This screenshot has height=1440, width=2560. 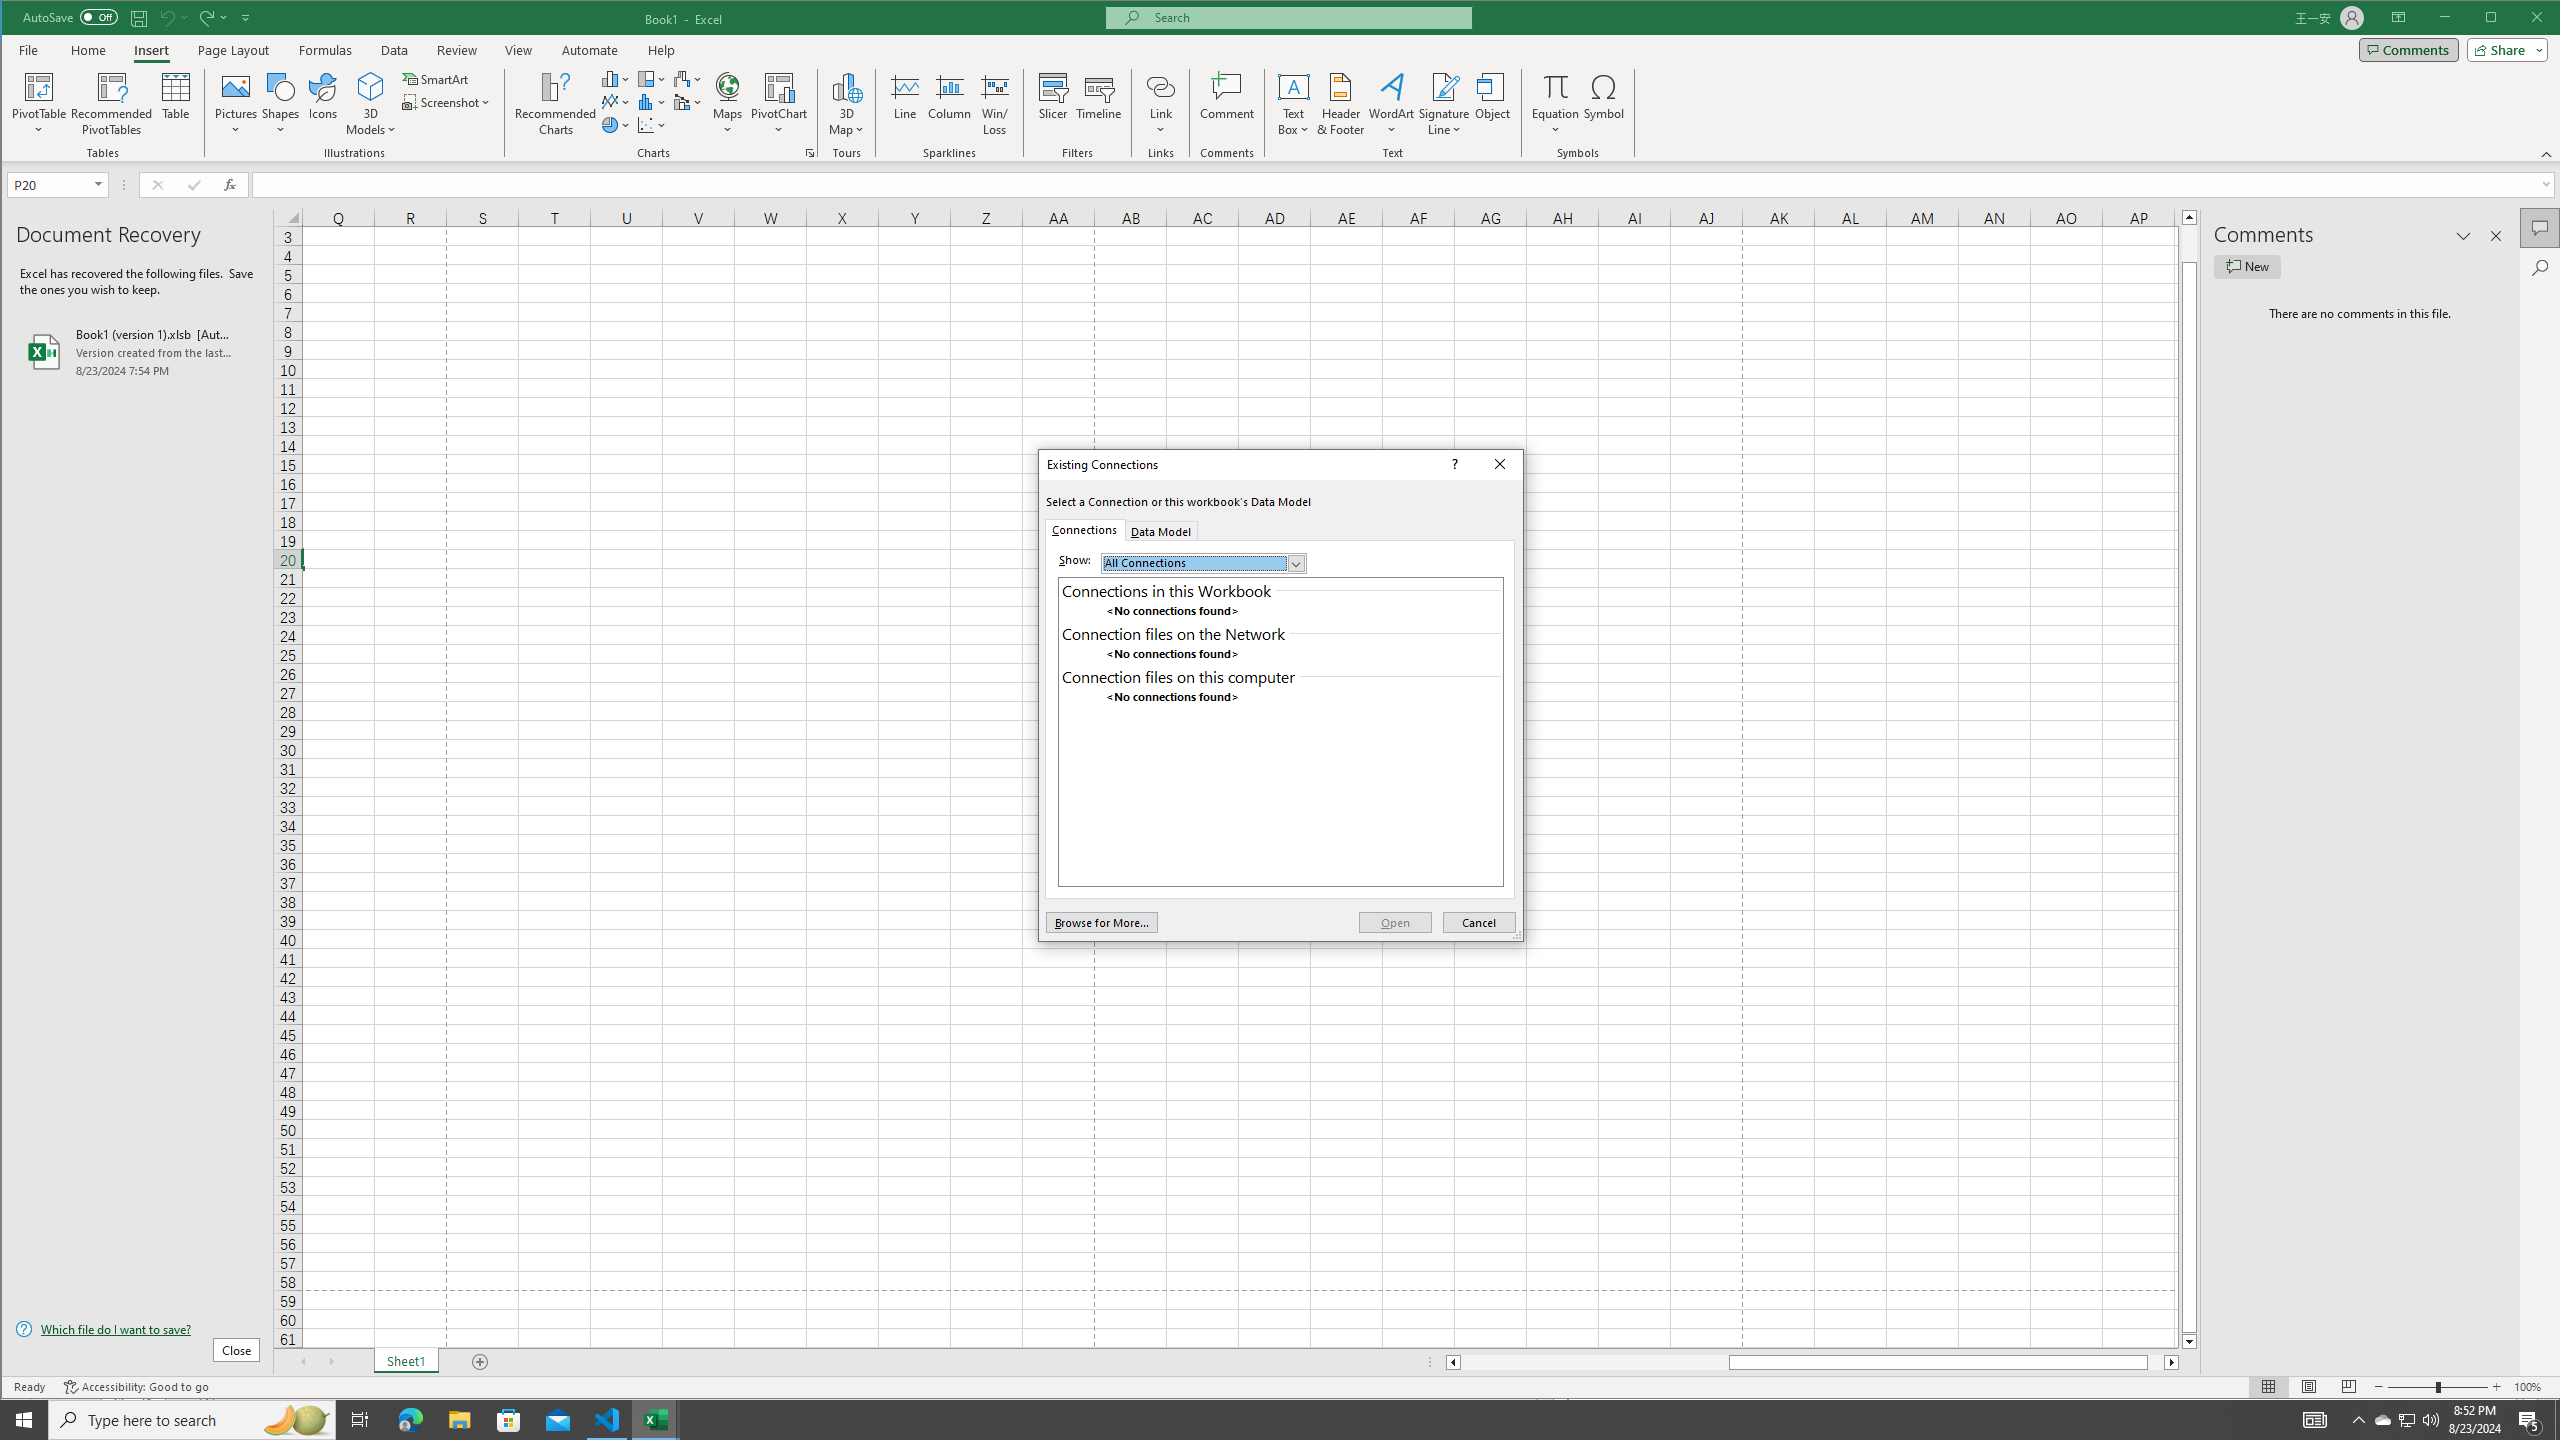 I want to click on 'Insert Column or Bar Chart', so click(x=615, y=78).